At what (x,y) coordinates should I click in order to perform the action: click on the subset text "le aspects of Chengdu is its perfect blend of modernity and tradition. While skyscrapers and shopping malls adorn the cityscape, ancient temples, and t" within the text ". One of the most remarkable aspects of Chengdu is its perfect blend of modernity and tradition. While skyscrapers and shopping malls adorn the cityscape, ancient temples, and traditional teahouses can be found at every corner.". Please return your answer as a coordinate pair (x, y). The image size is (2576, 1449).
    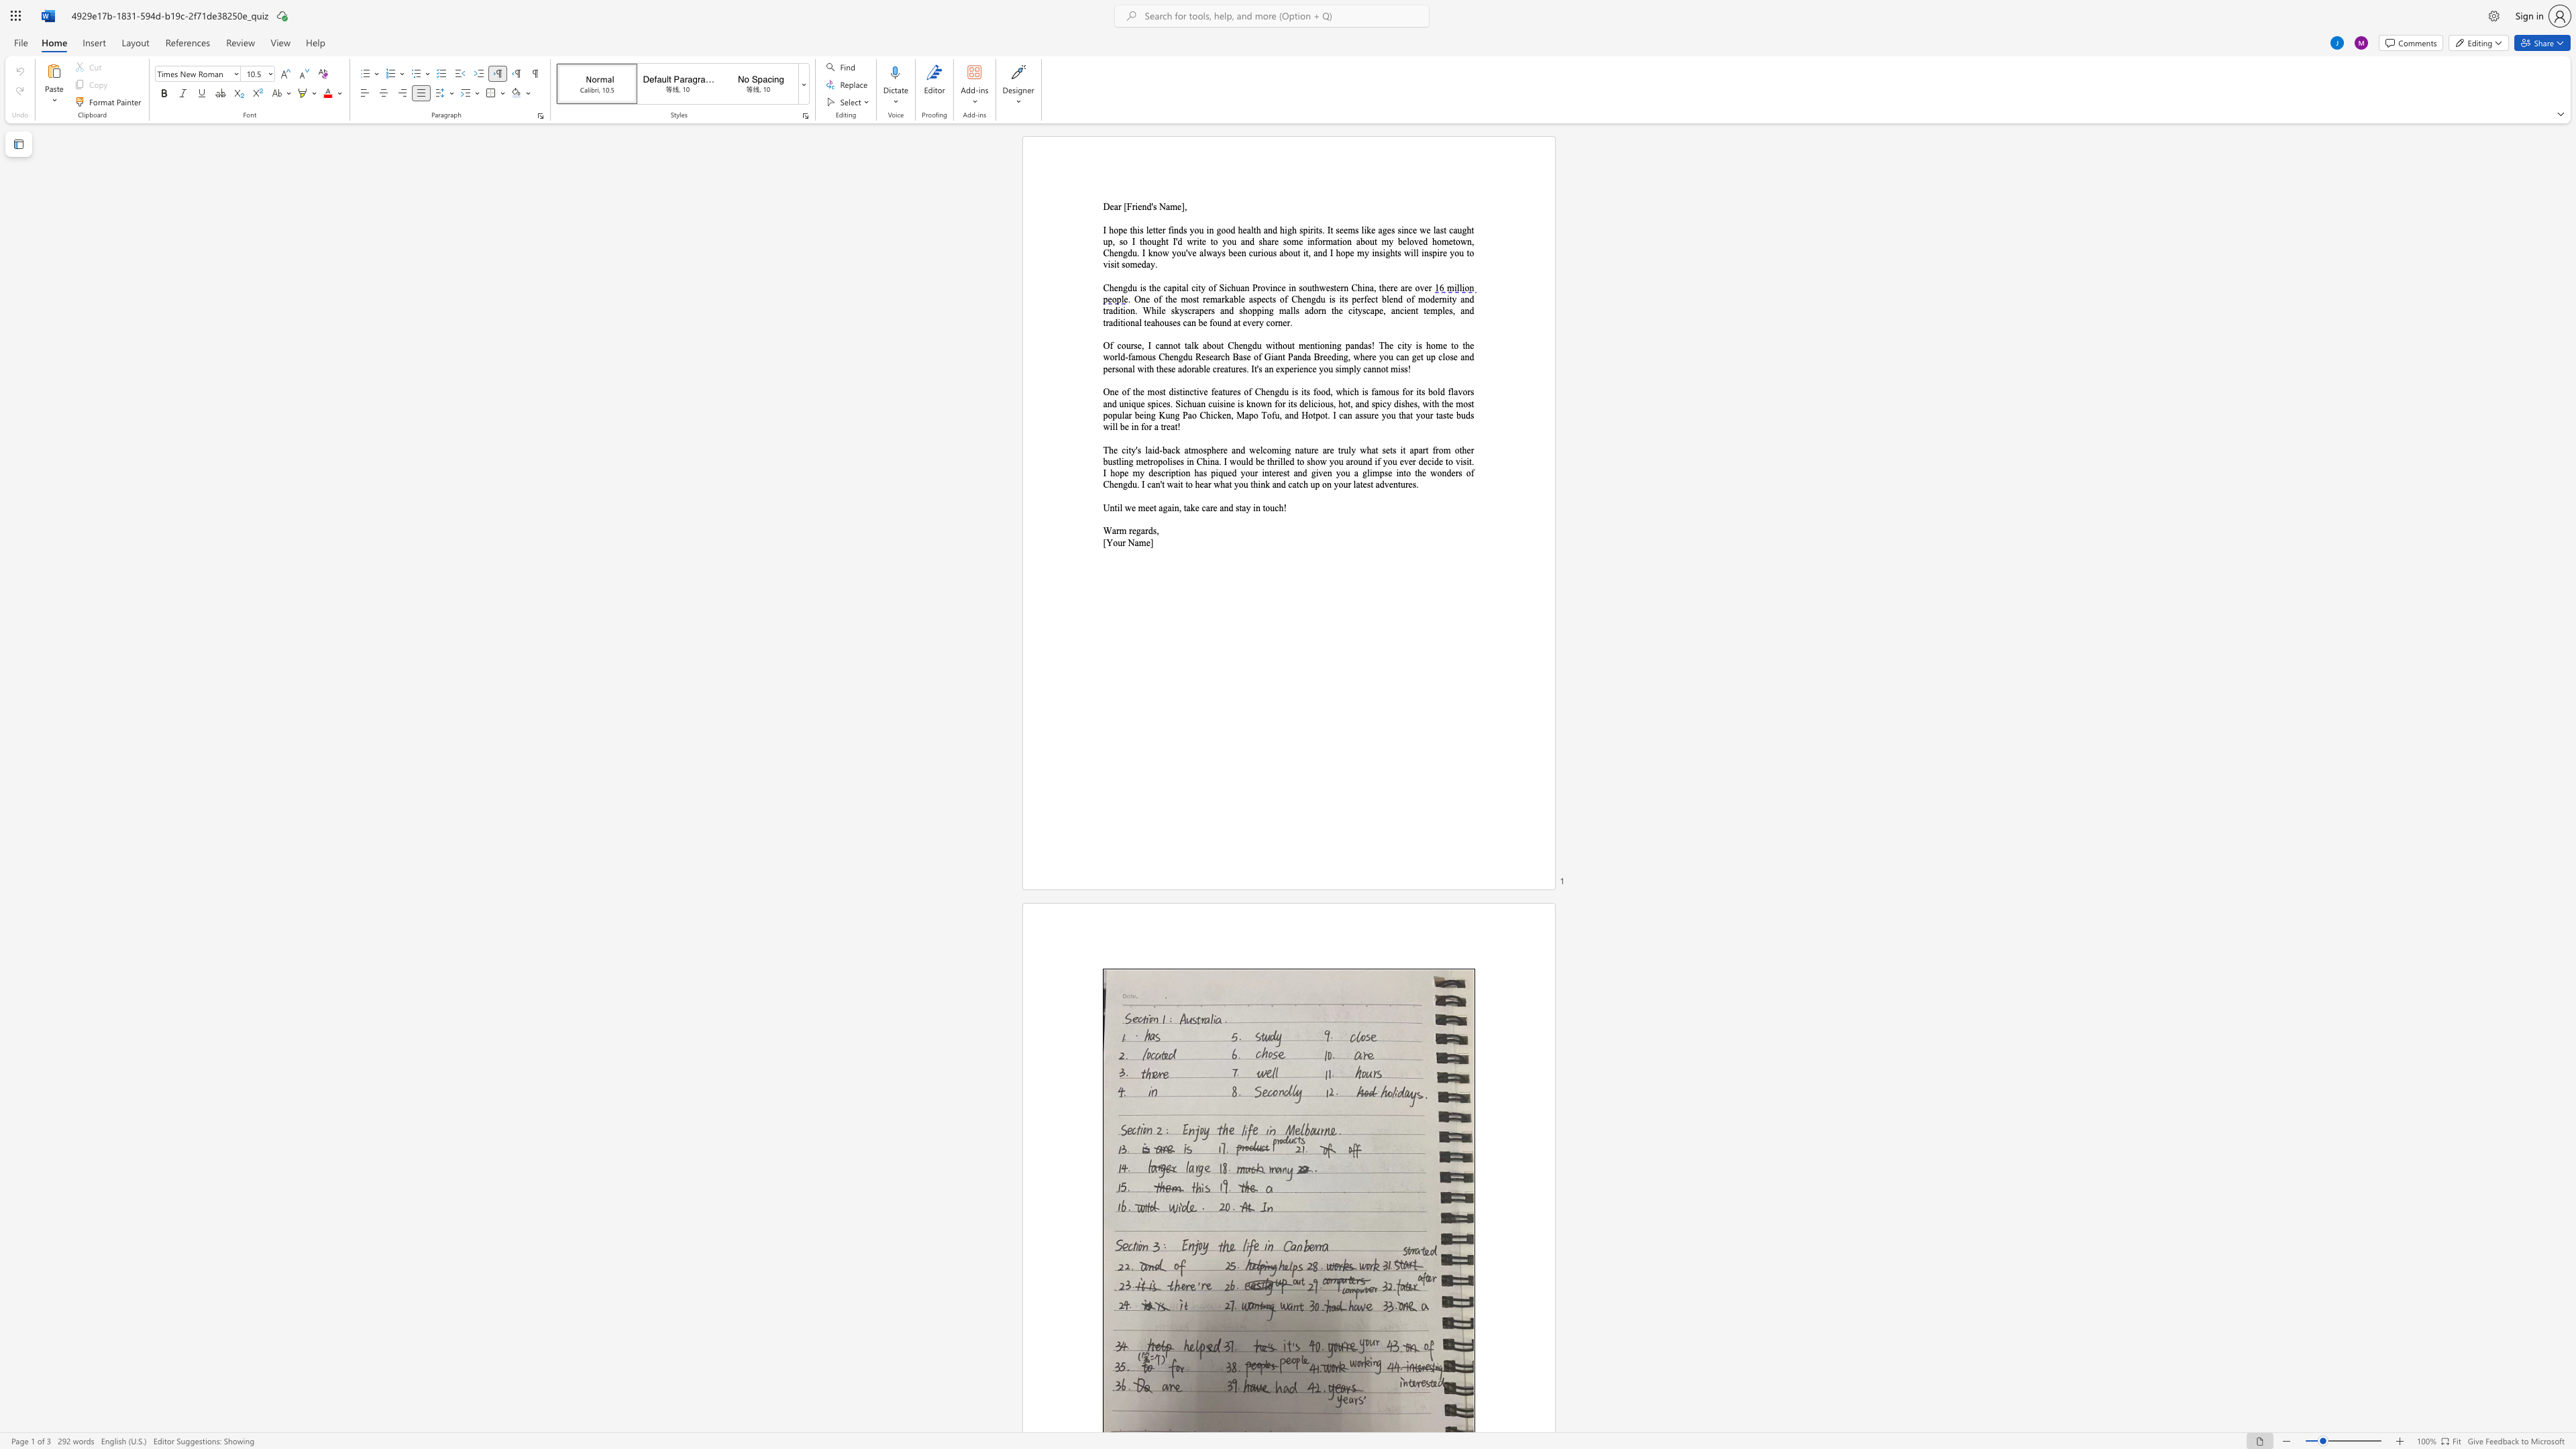
    Looking at the image, I should click on (1237, 299).